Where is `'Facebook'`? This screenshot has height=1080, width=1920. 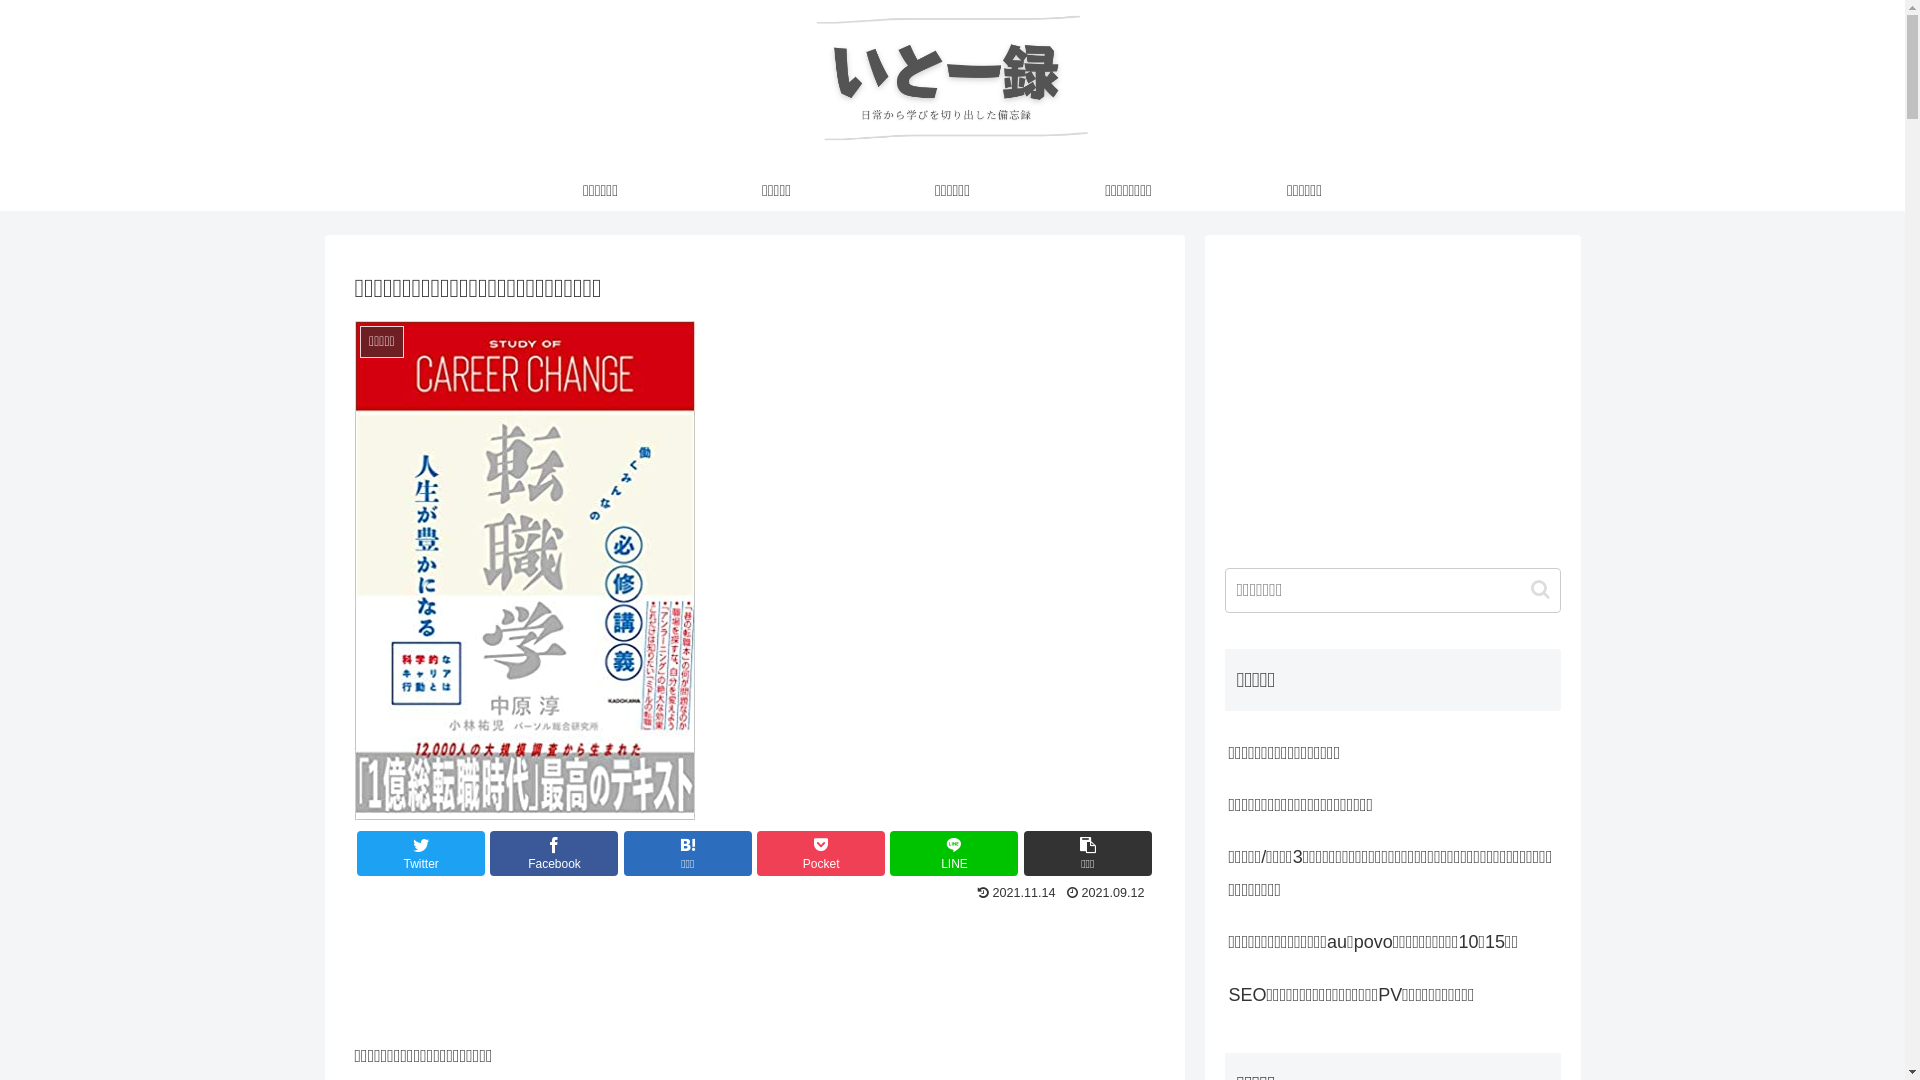
'Facebook' is located at coordinates (553, 853).